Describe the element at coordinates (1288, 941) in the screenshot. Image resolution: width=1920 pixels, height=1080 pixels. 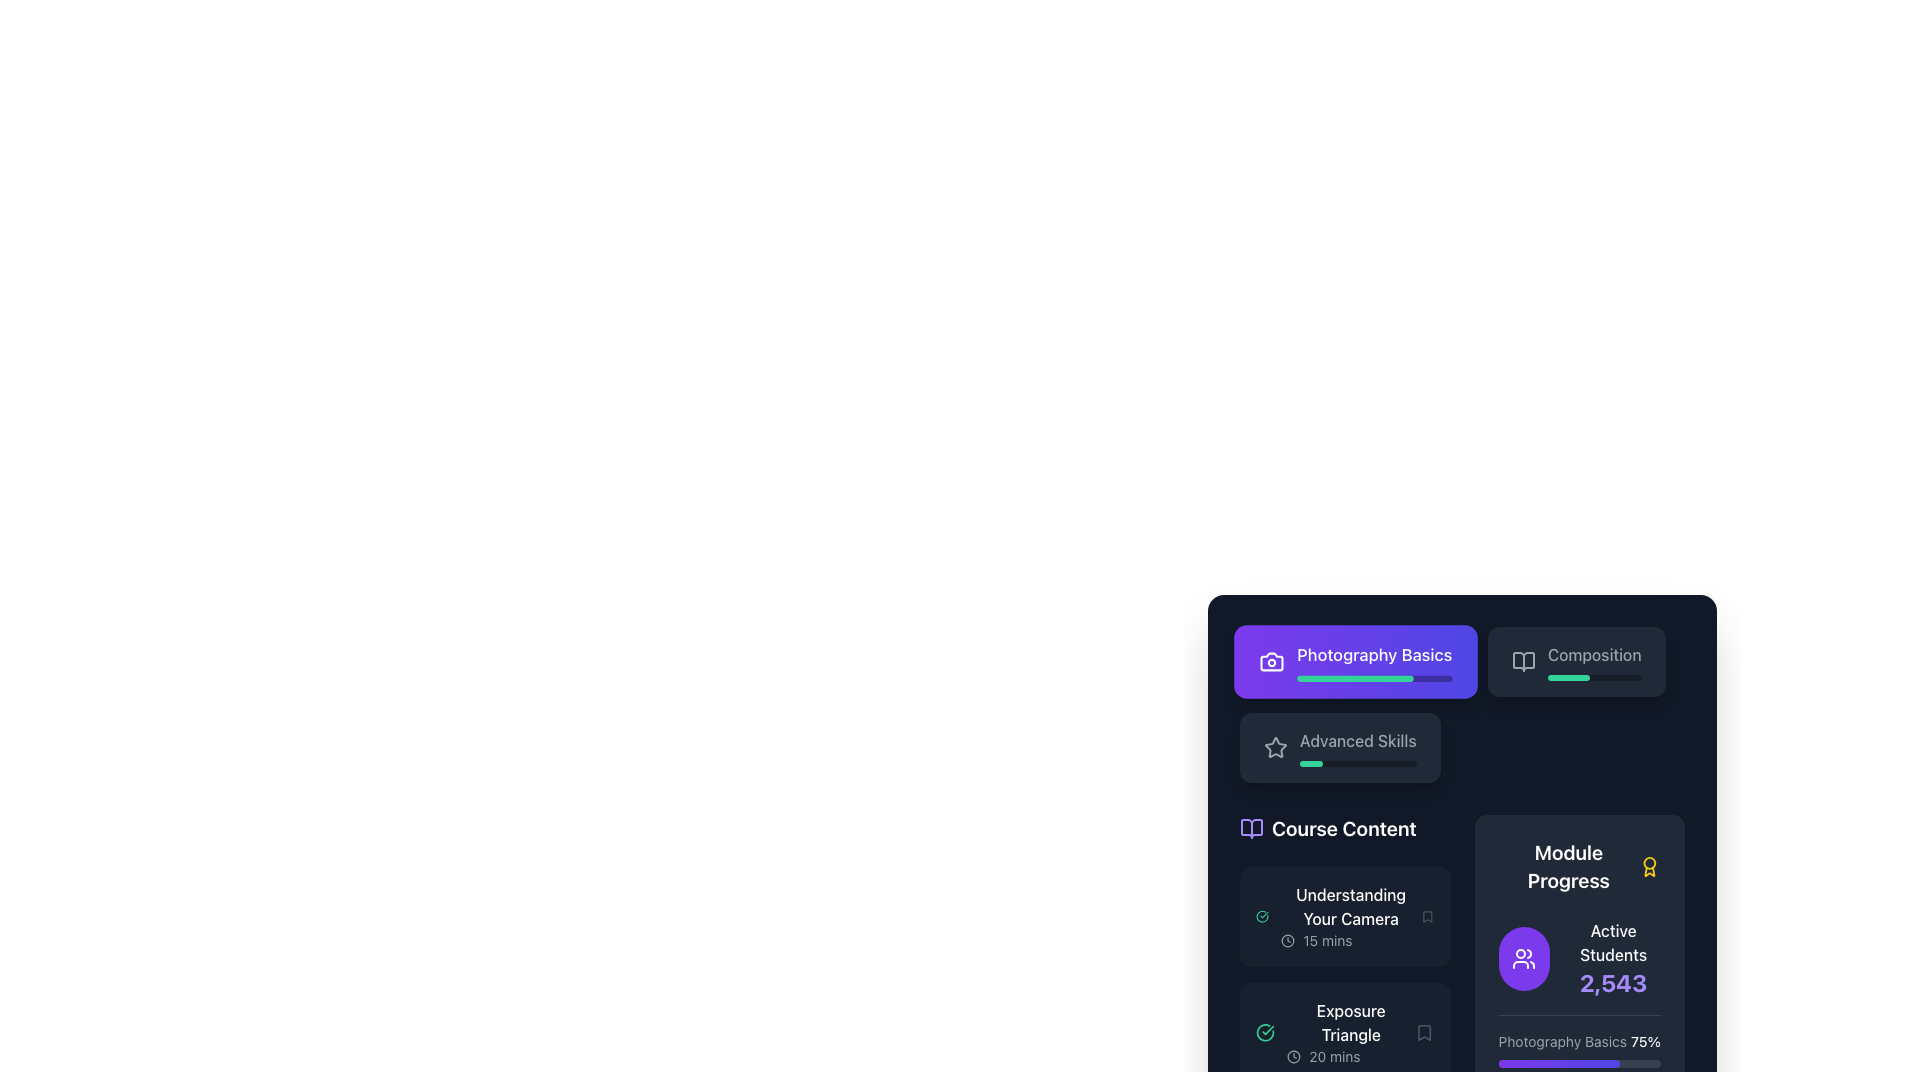
I see `the decorative icon representing the time '15 mins' next to the 'Understanding Your Camera' label in the 'Course Content' section` at that location.